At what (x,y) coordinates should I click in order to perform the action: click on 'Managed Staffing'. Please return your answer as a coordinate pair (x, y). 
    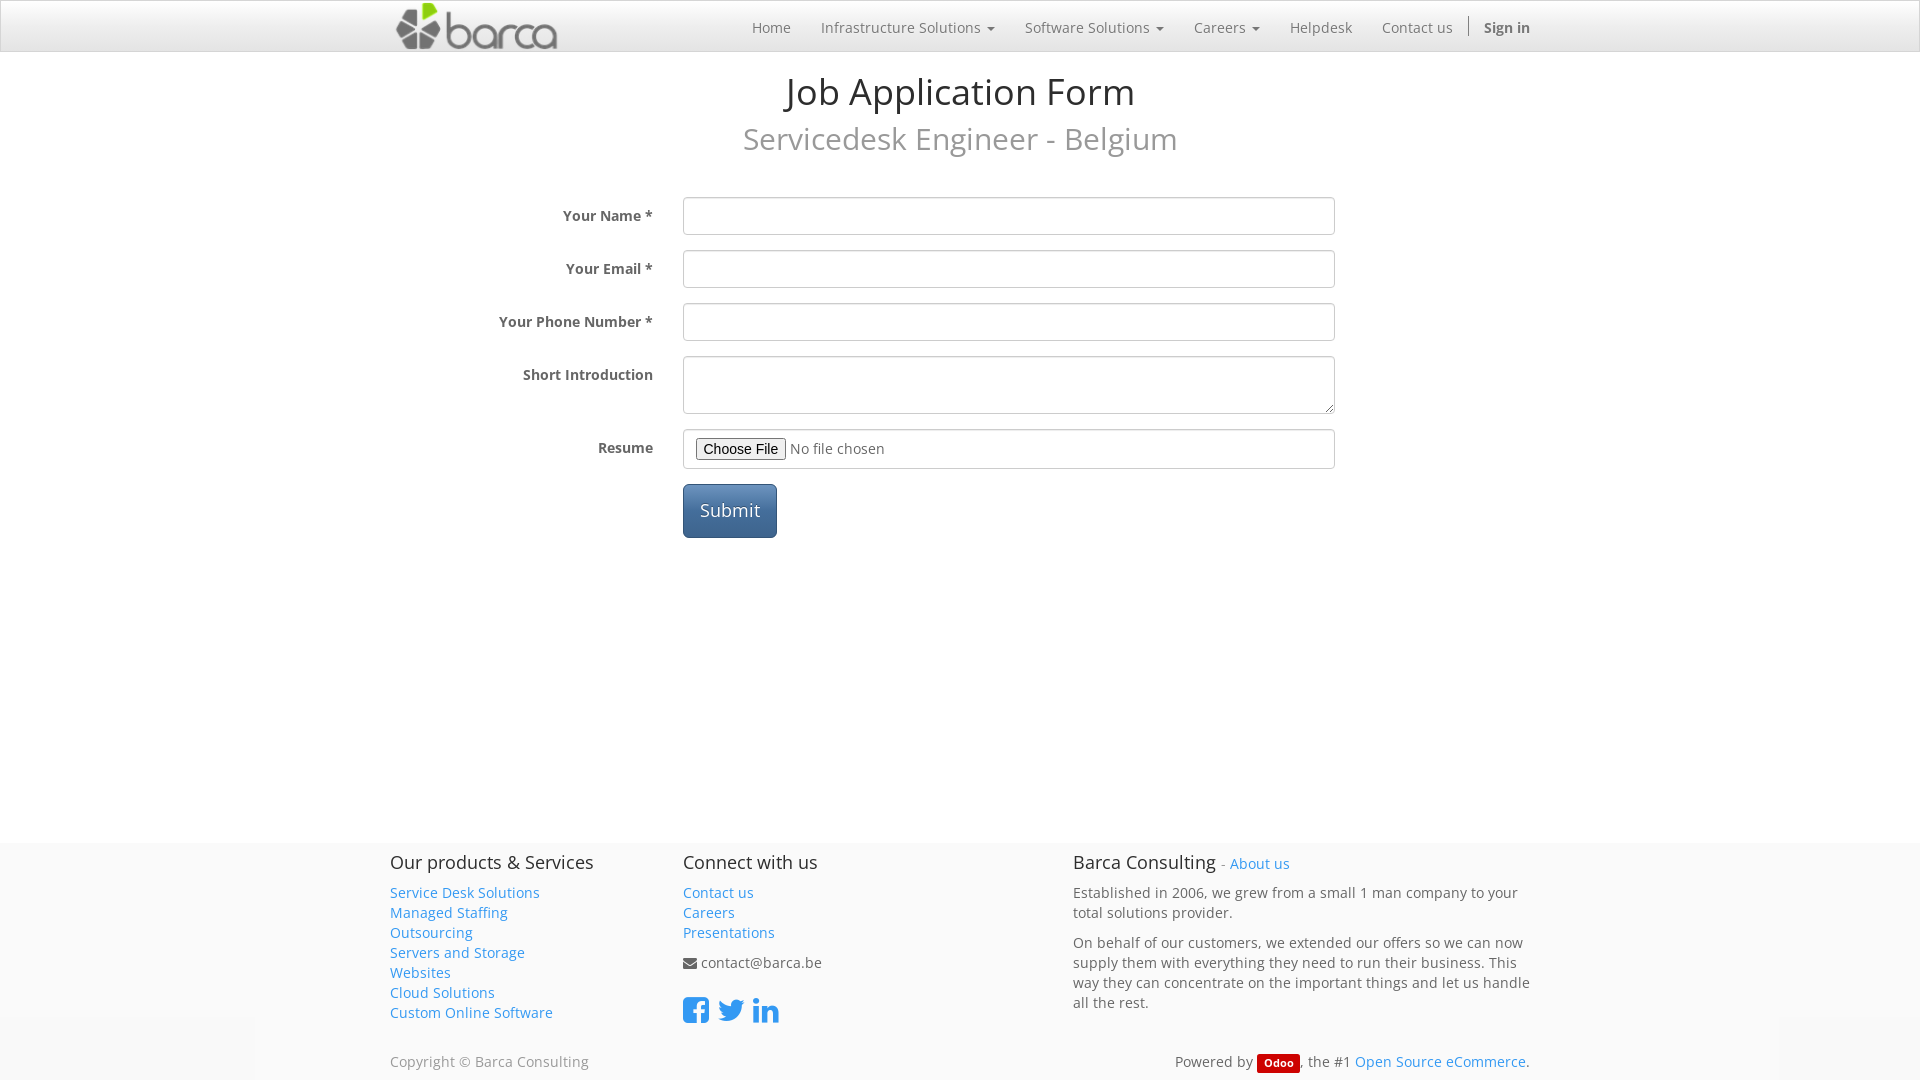
    Looking at the image, I should click on (448, 912).